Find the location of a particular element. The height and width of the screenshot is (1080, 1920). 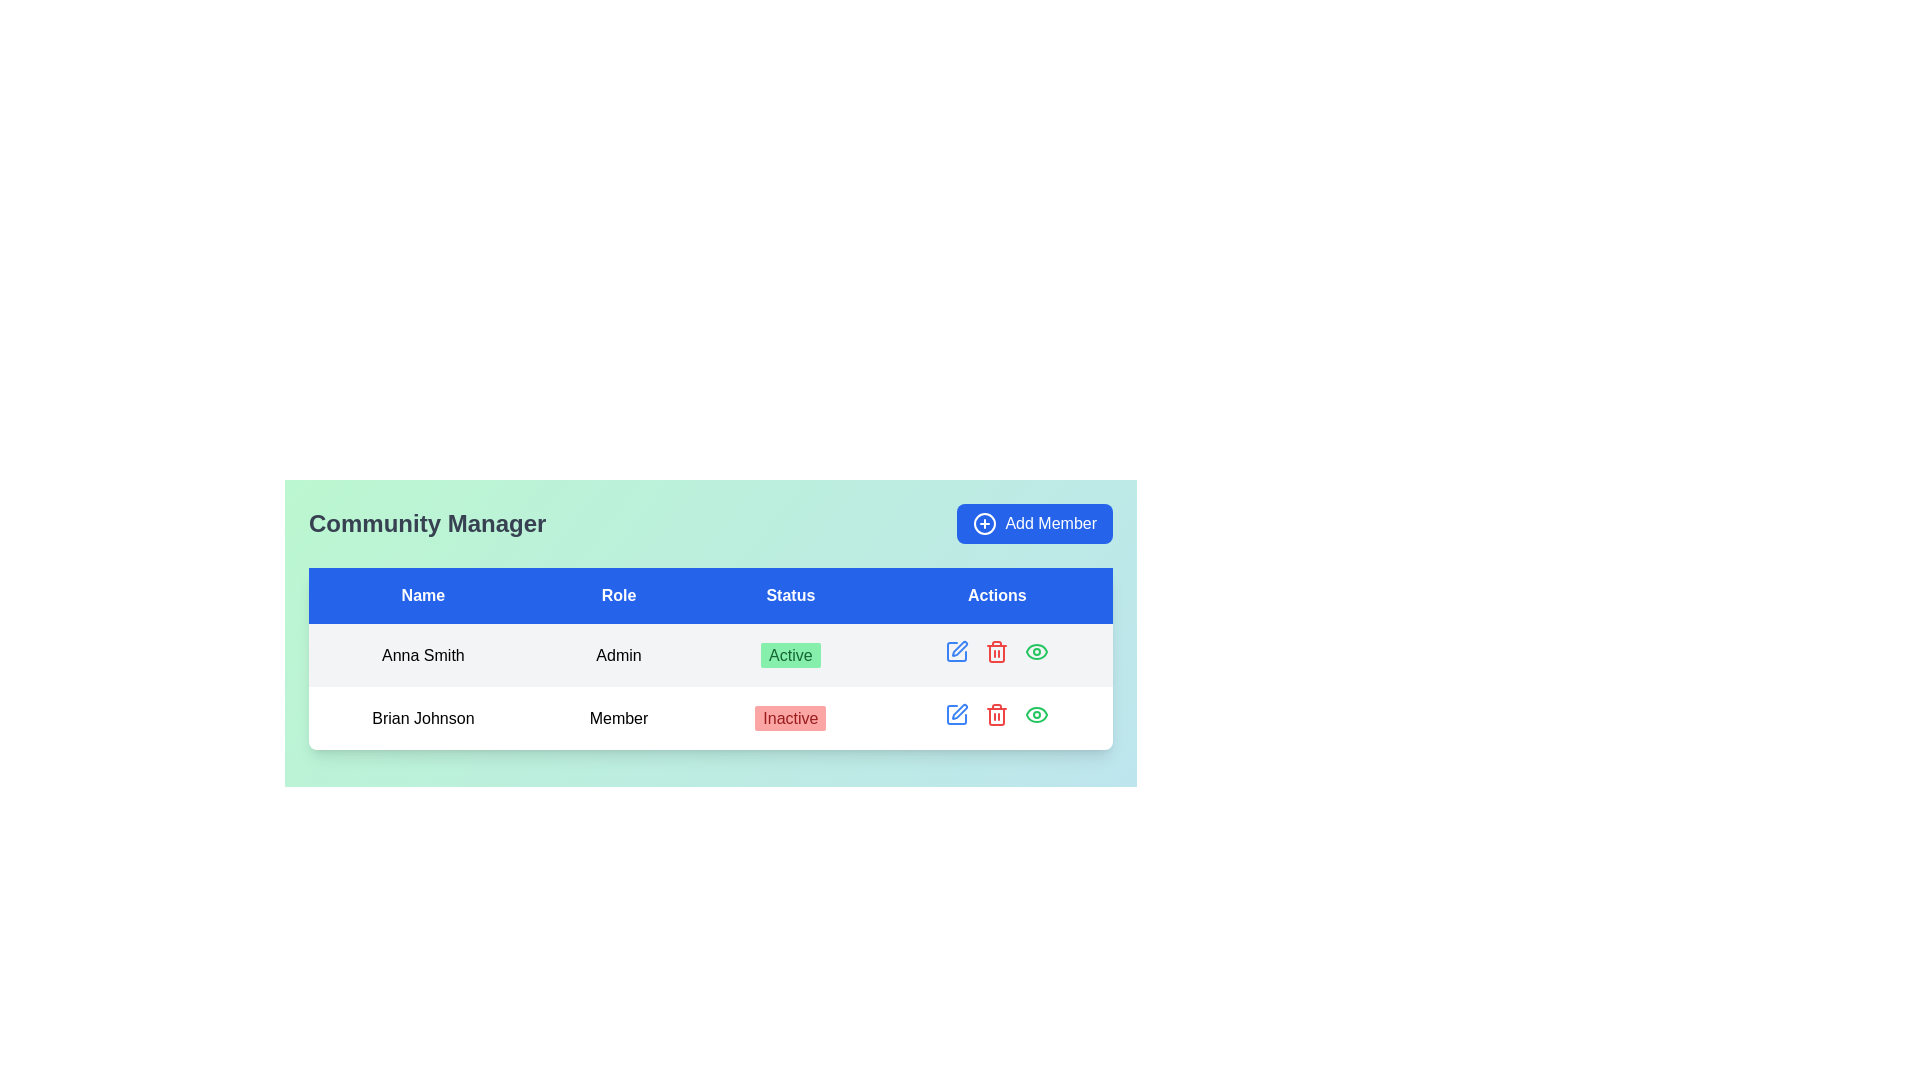

the 'Status' text label, which is a white font on a blue background and is the third column header in the table layout is located at coordinates (789, 595).